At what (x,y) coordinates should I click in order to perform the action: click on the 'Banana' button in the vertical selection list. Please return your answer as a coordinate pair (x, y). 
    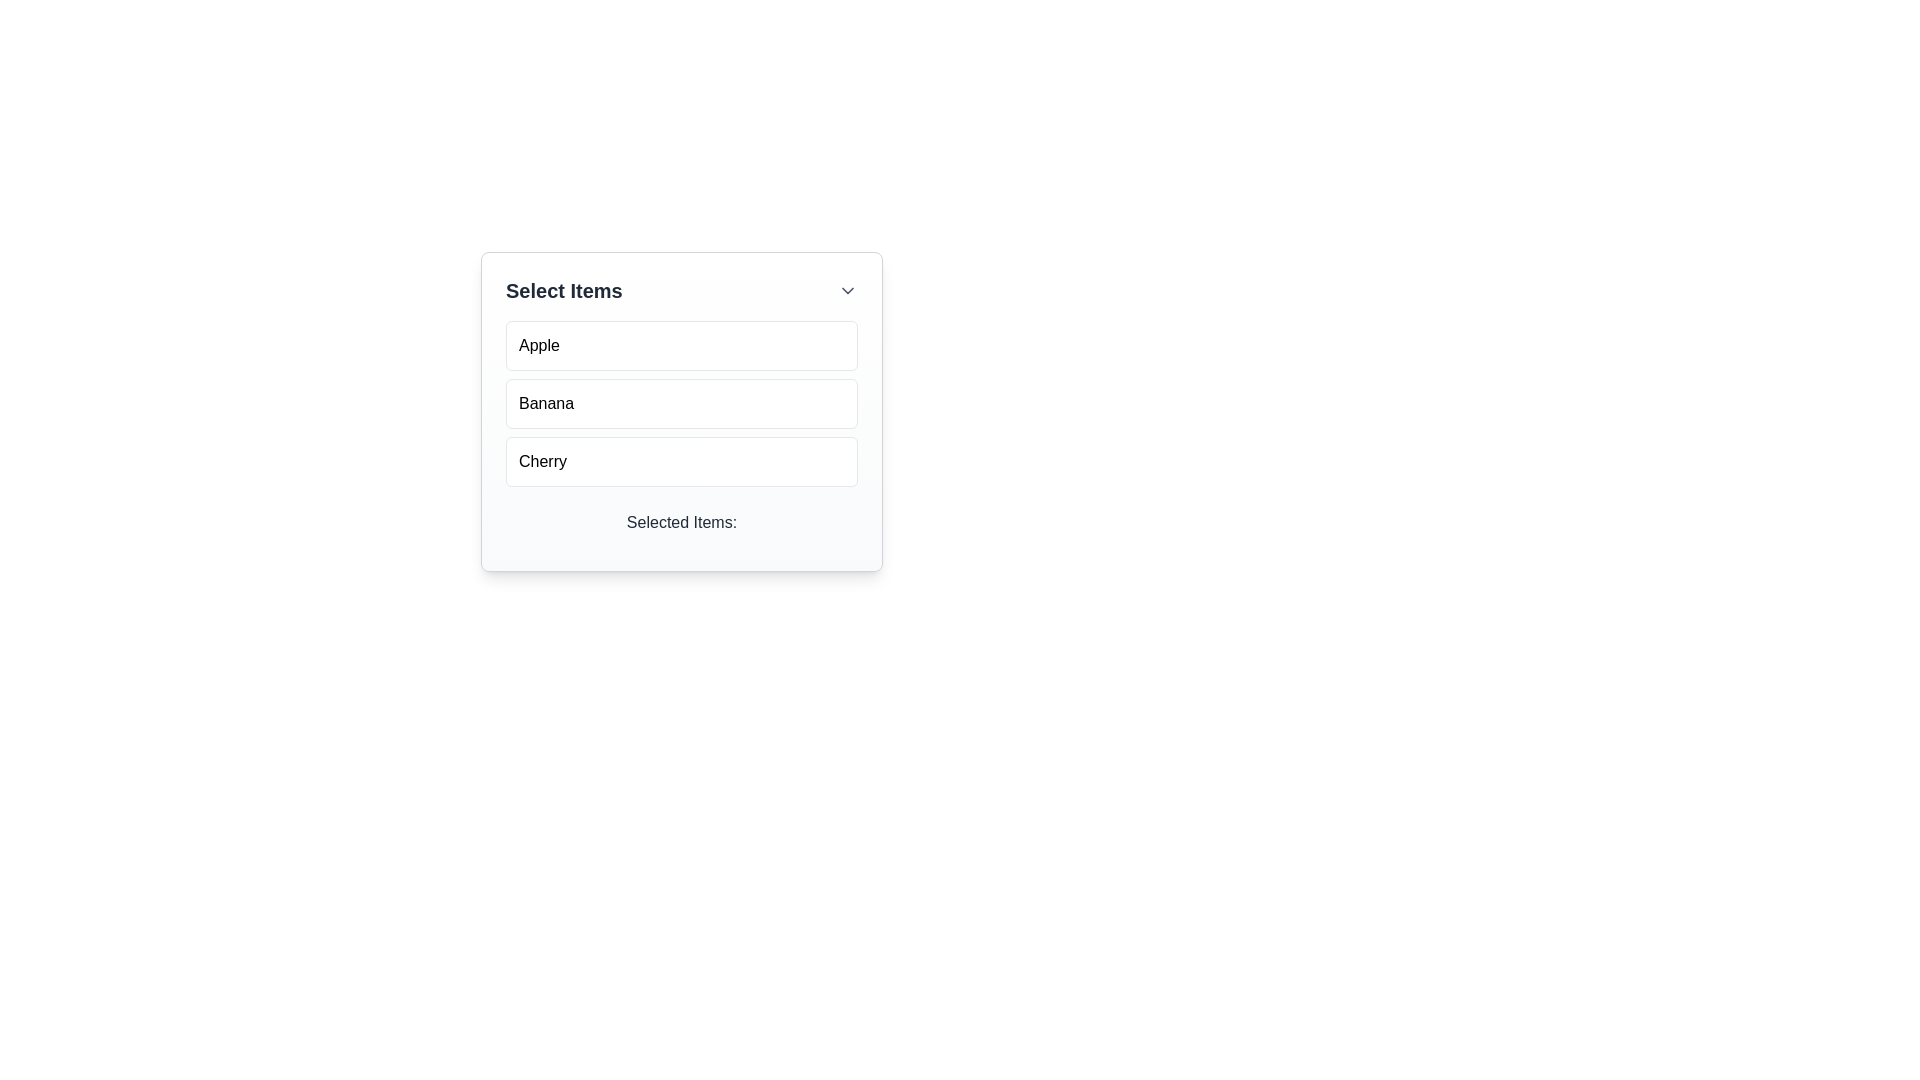
    Looking at the image, I should click on (681, 411).